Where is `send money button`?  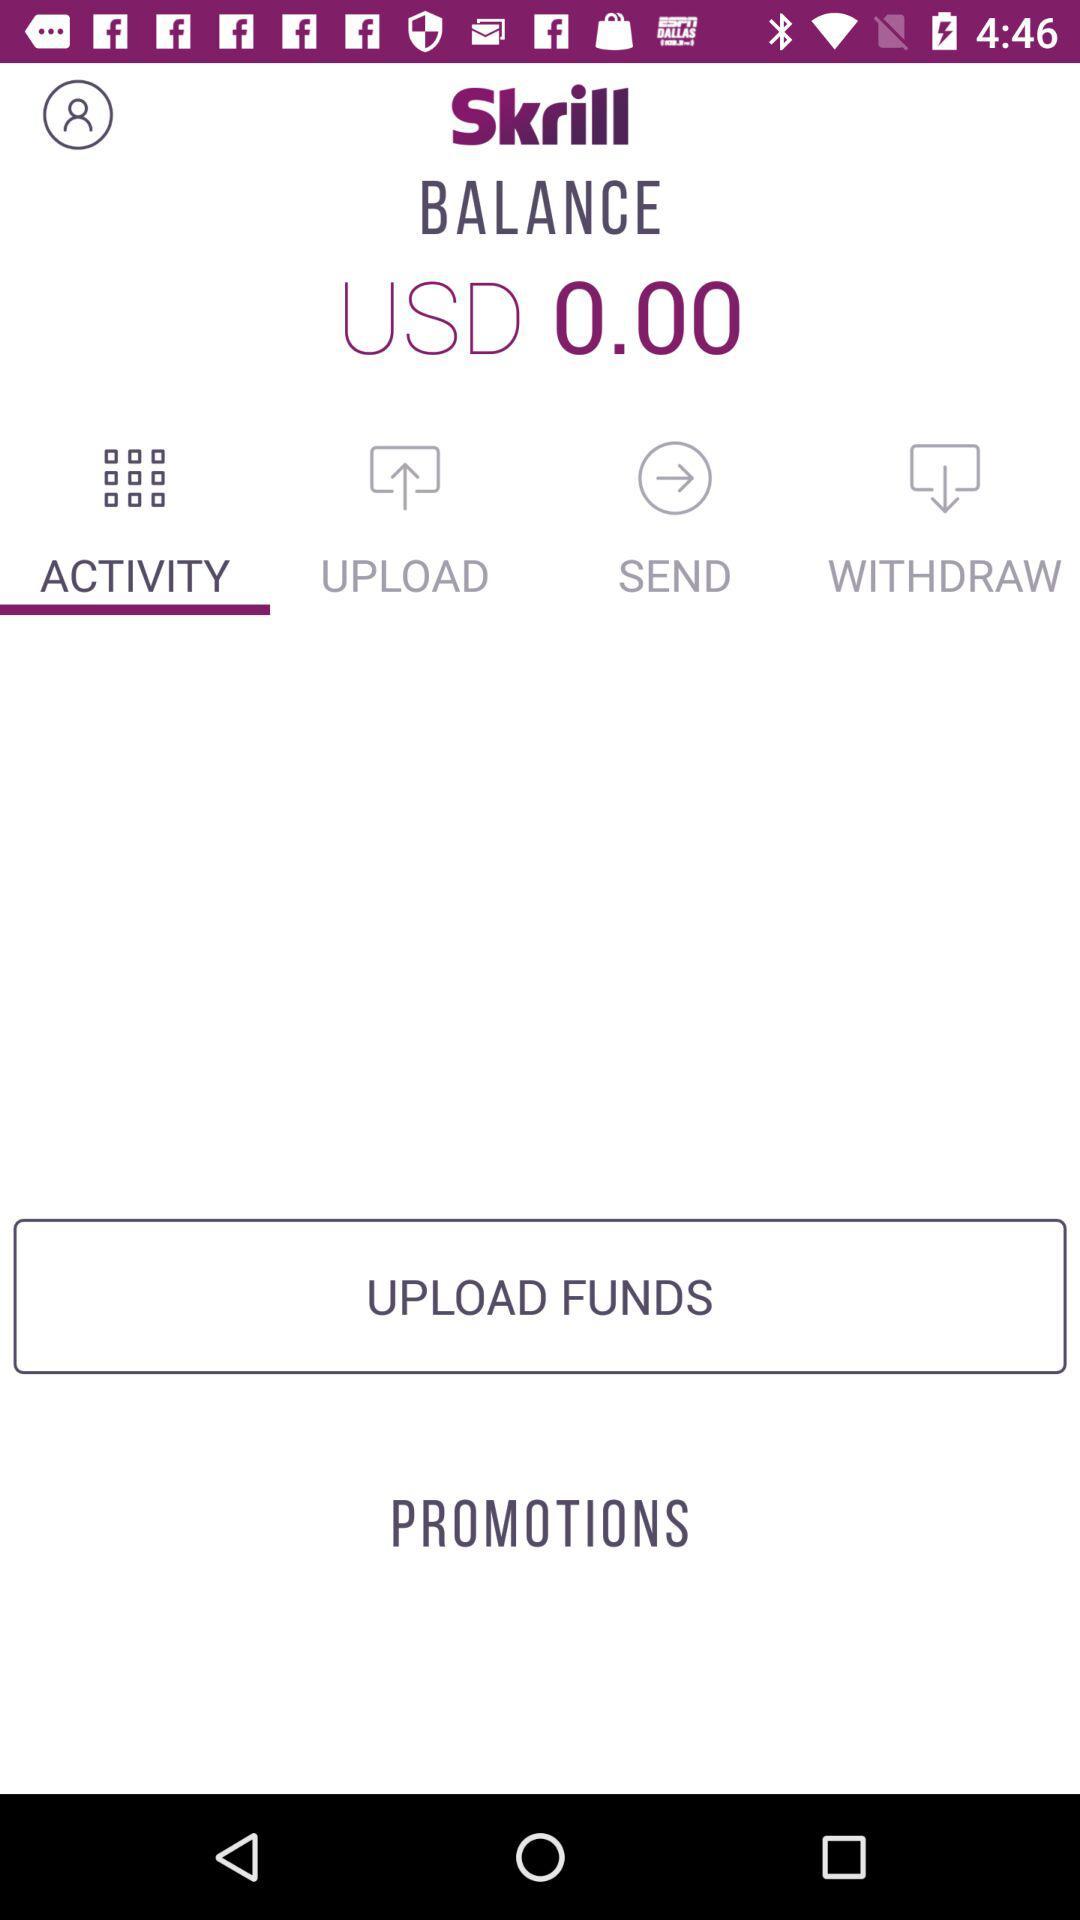 send money button is located at coordinates (675, 477).